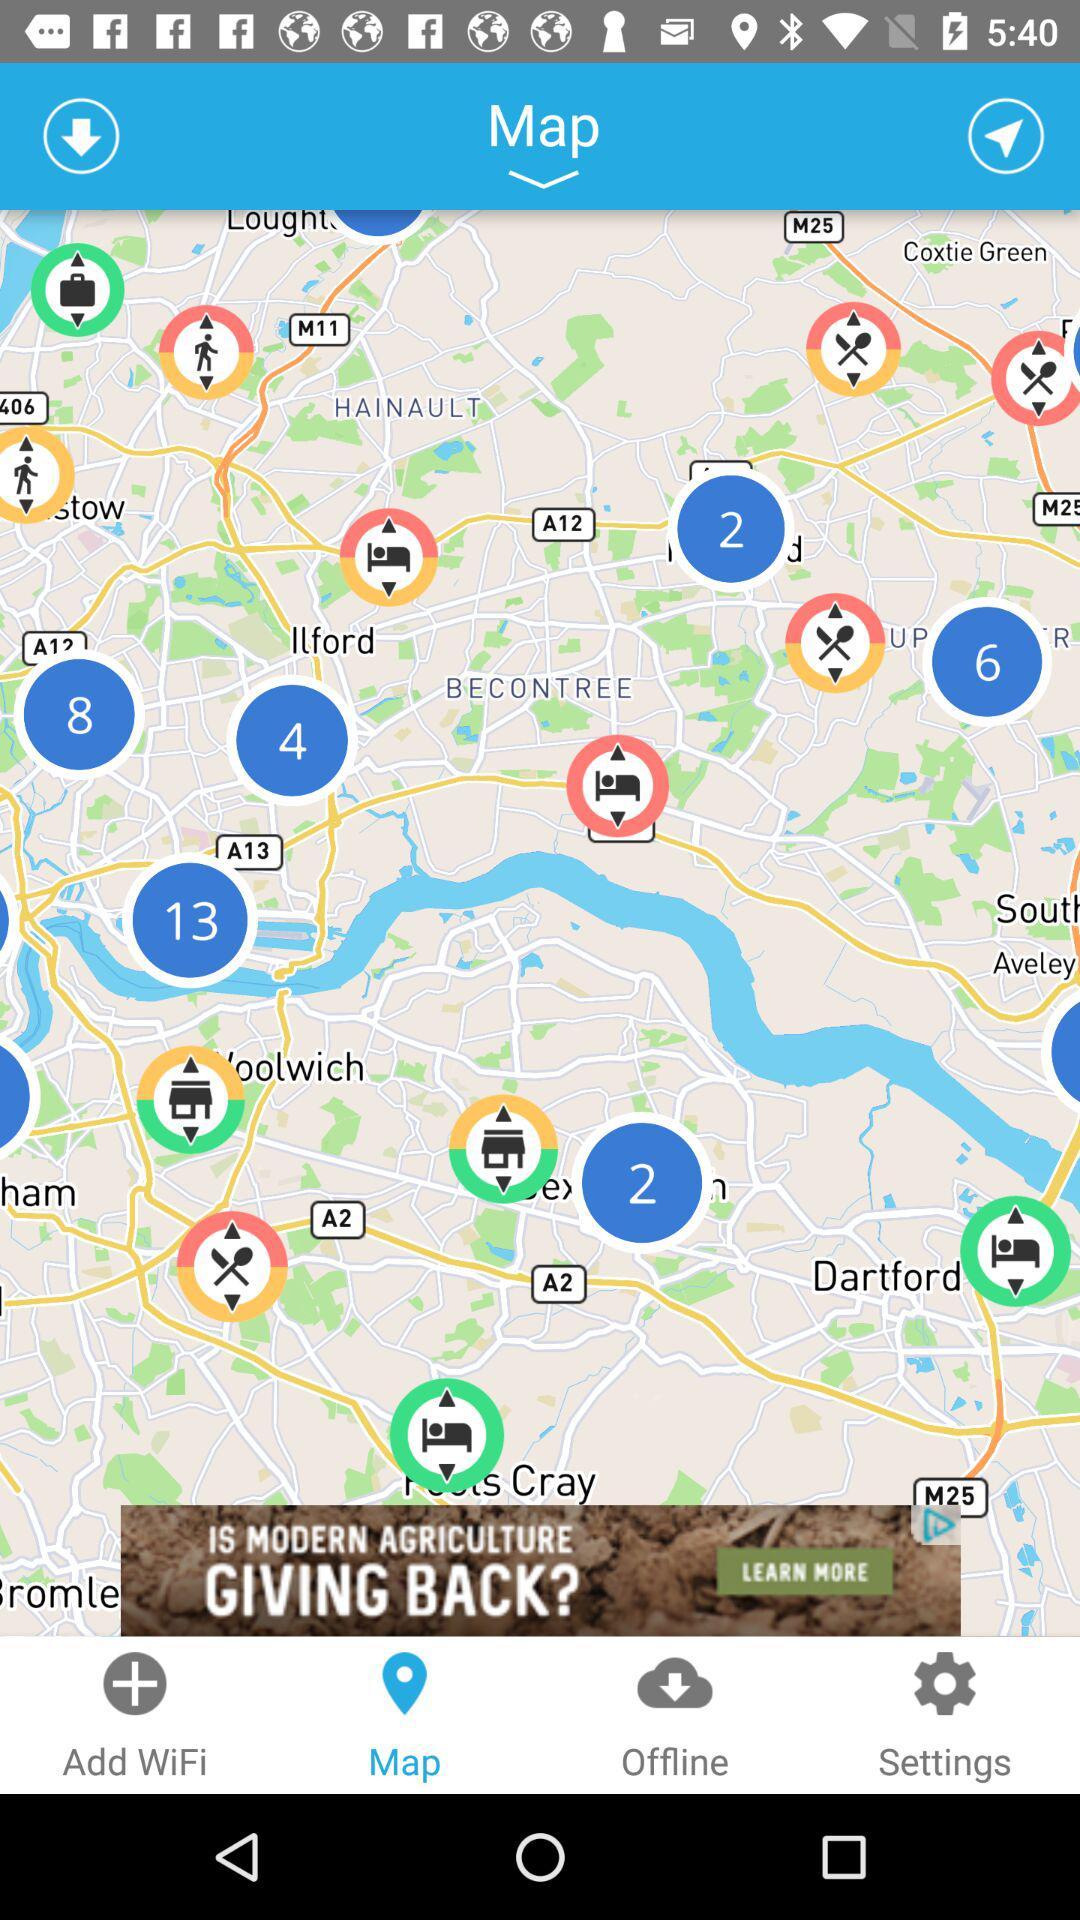 The height and width of the screenshot is (1920, 1080). What do you see at coordinates (540, 1569) in the screenshot?
I see `advertisement banner` at bounding box center [540, 1569].